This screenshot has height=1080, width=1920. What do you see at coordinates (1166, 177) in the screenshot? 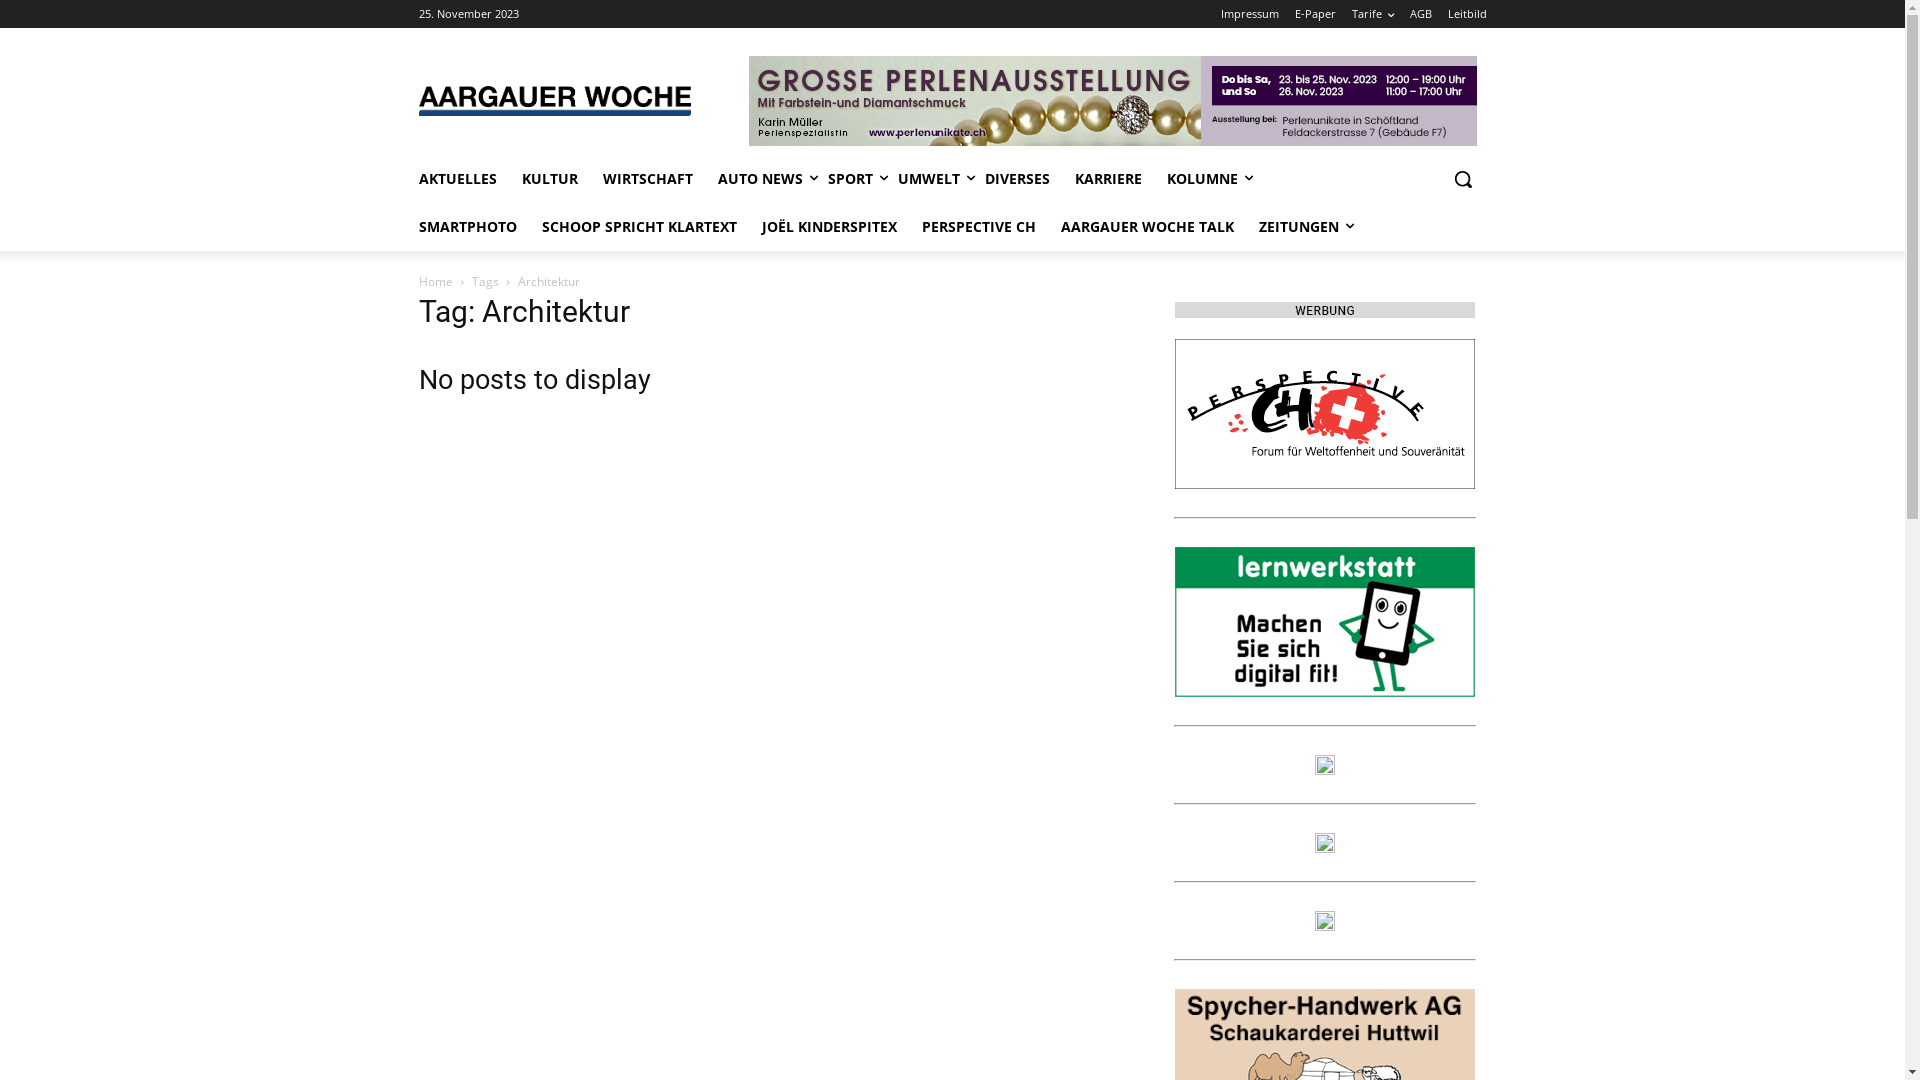
I see `'KOLUMNE'` at bounding box center [1166, 177].